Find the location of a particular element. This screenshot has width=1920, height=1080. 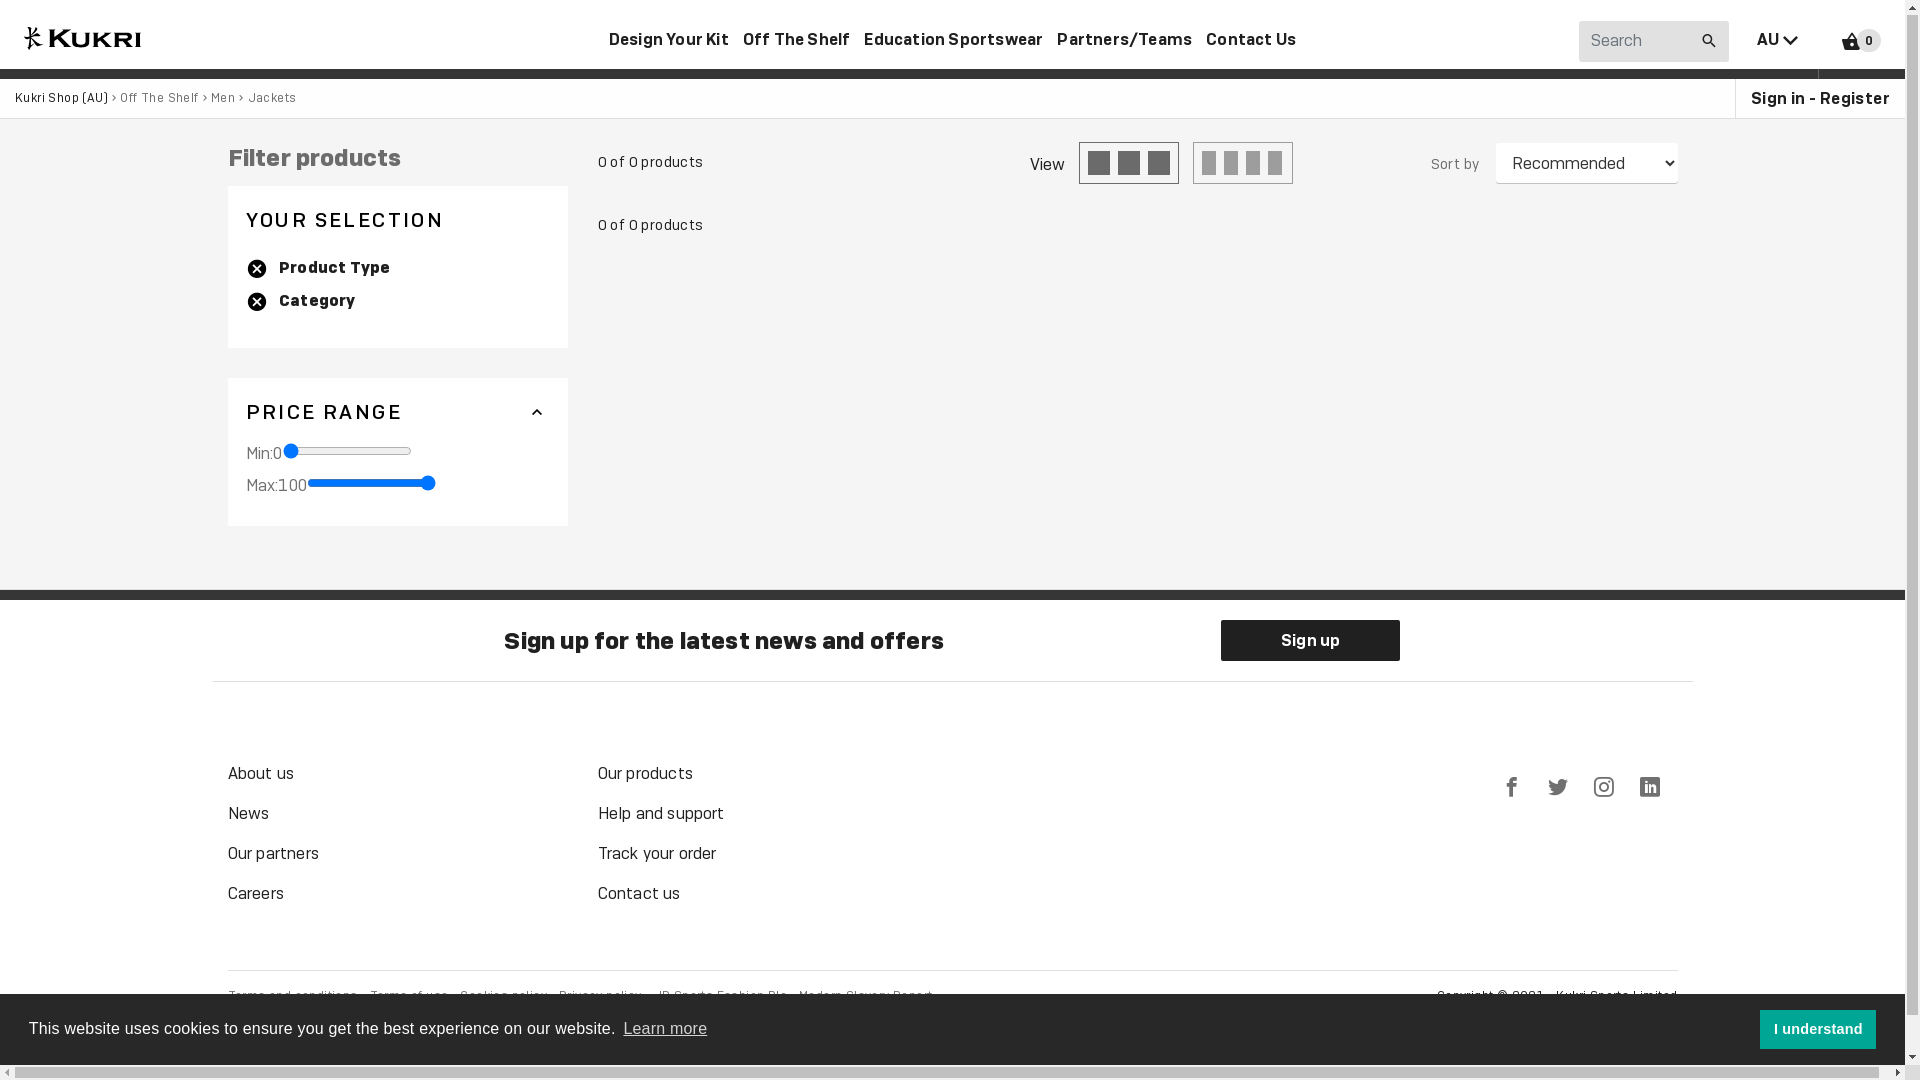

'Terms and conditions' is located at coordinates (227, 996).